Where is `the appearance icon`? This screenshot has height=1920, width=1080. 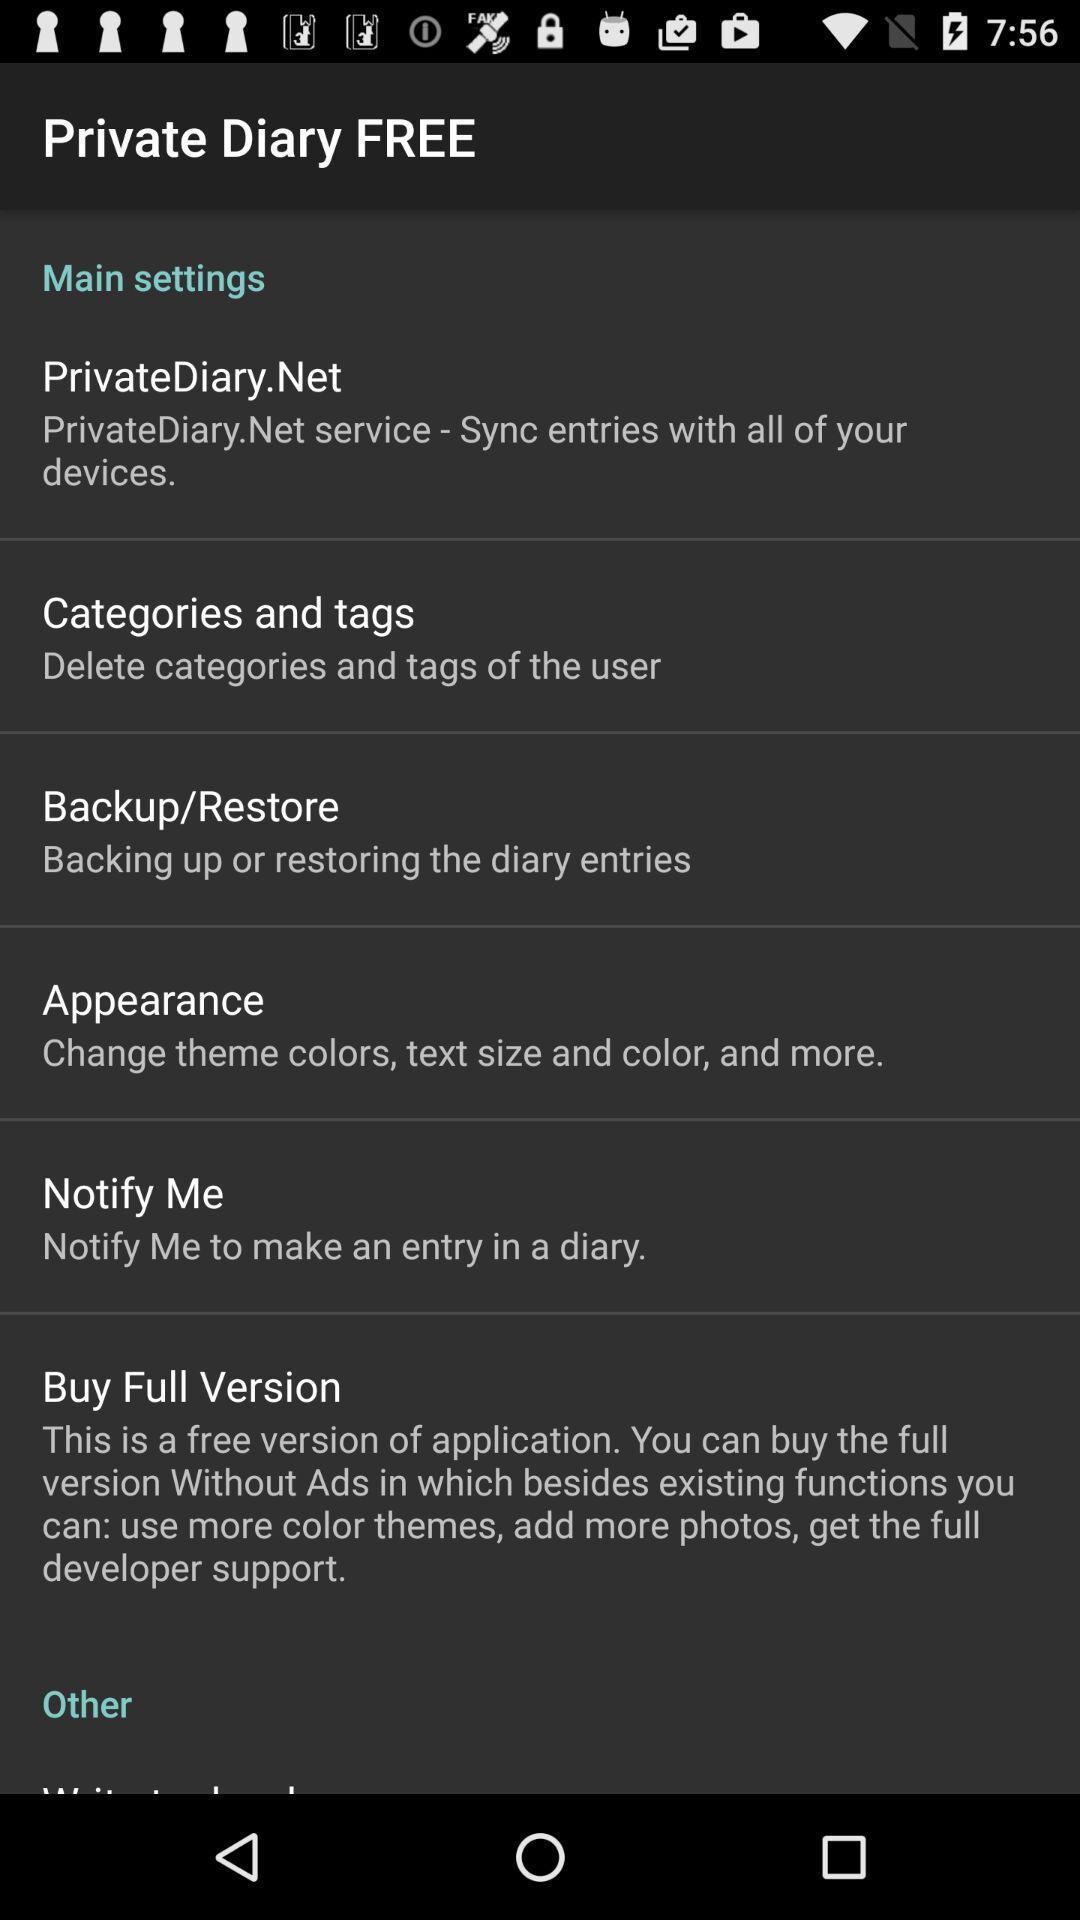 the appearance icon is located at coordinates (152, 998).